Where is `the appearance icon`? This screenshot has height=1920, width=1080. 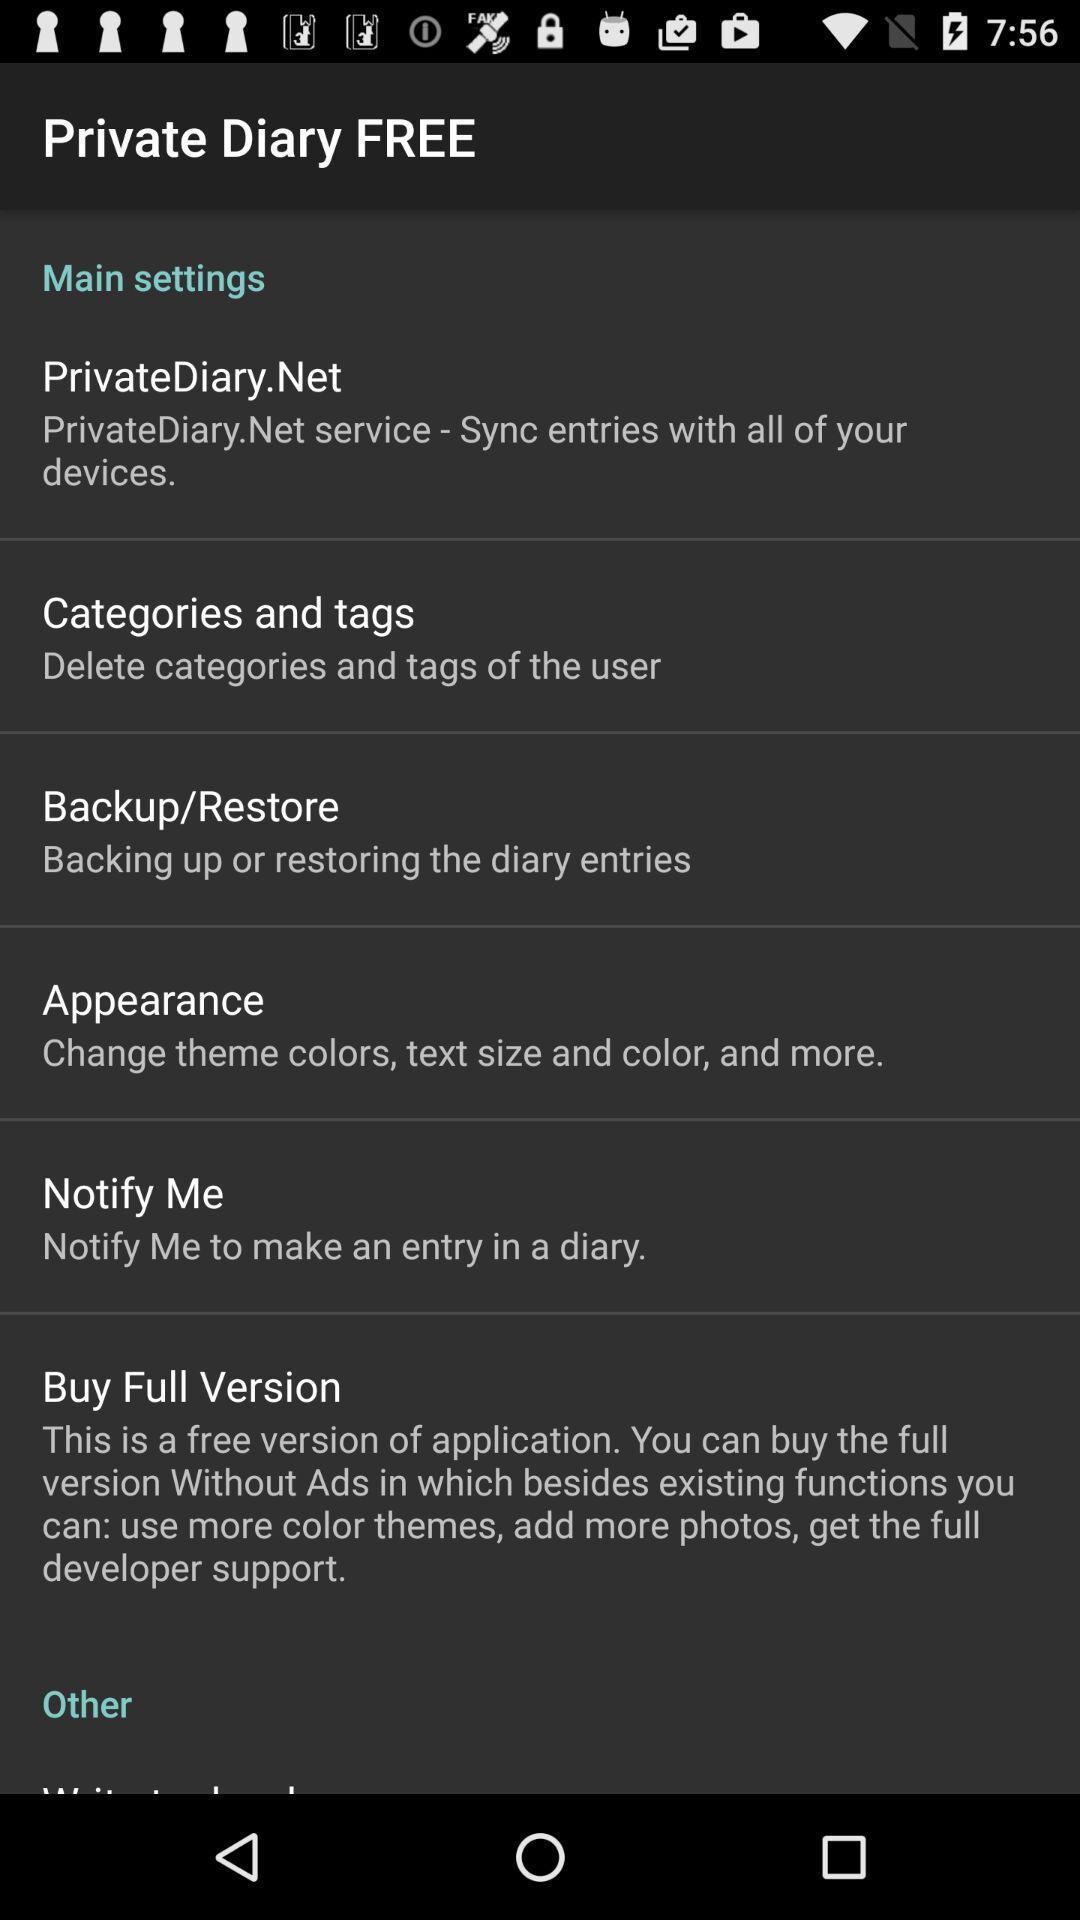 the appearance icon is located at coordinates (152, 998).